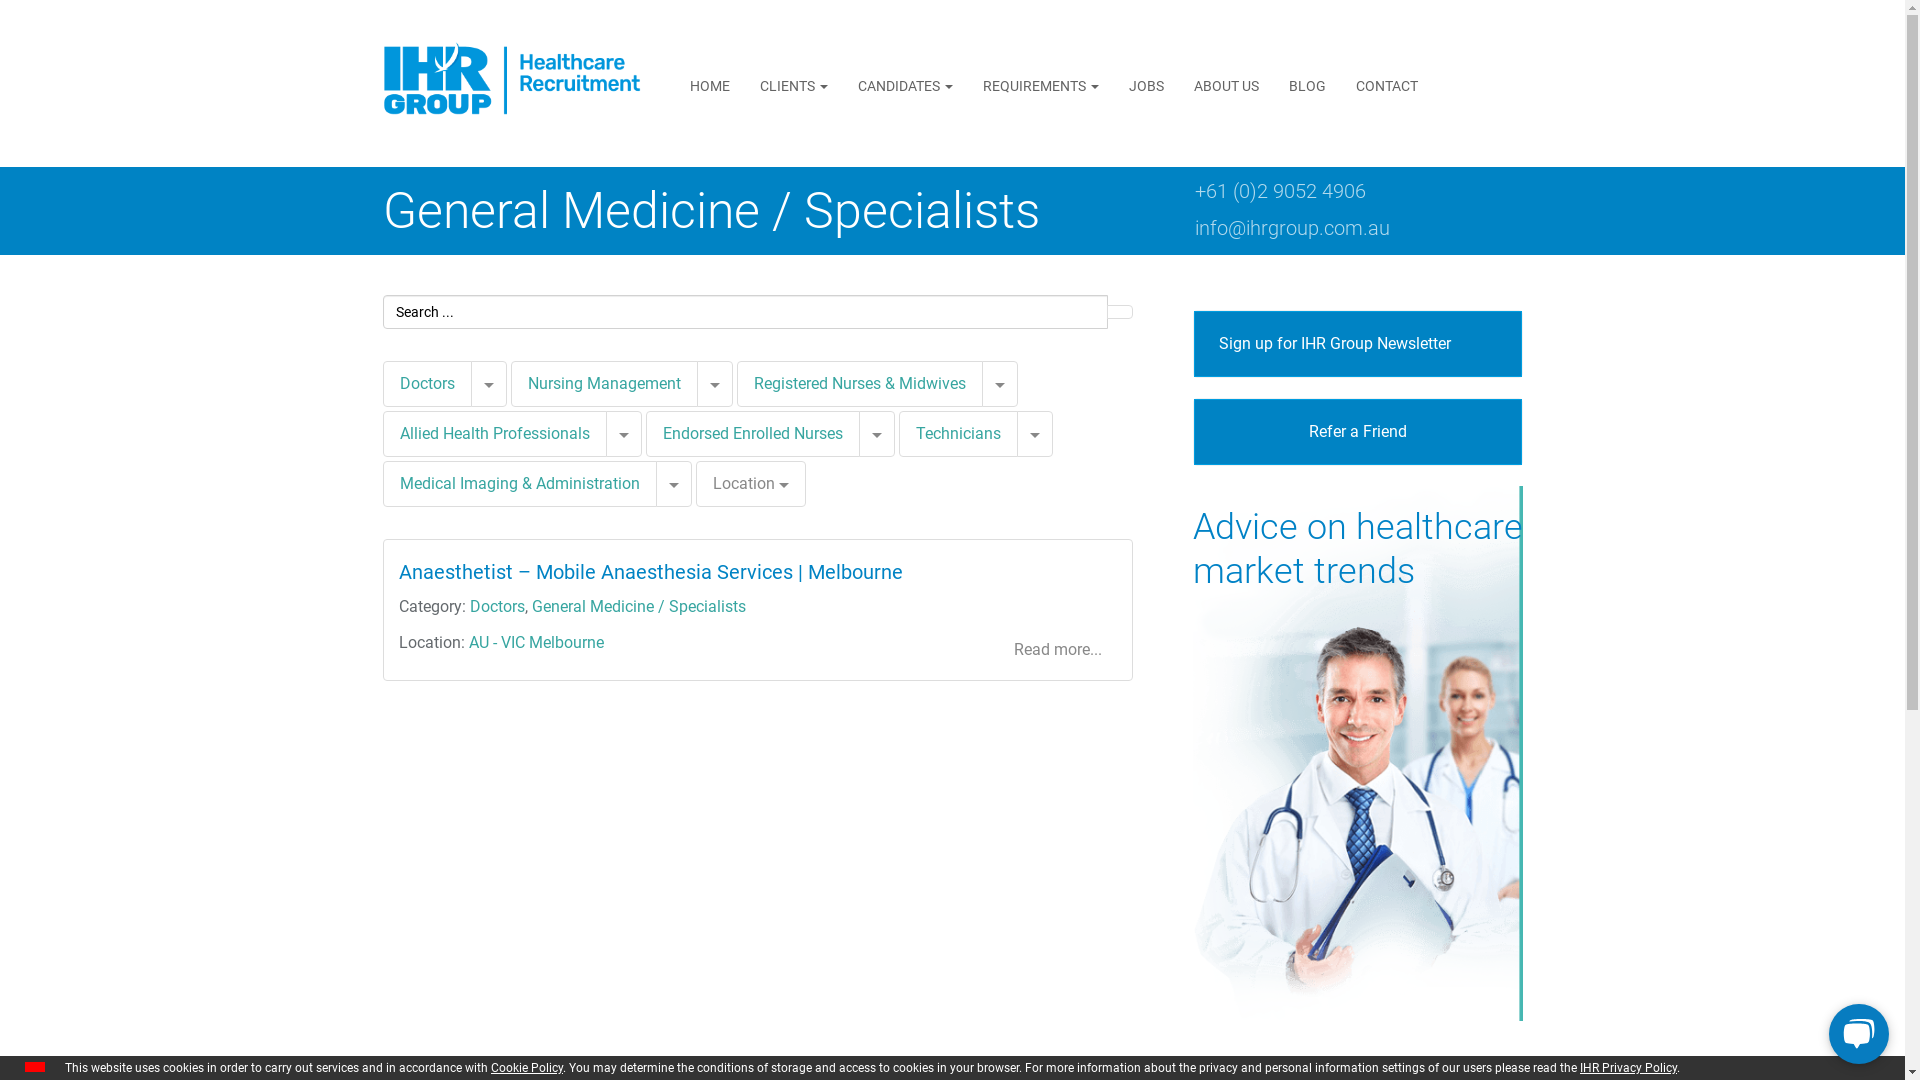 The width and height of the screenshot is (1920, 1080). What do you see at coordinates (519, 483) in the screenshot?
I see `'Medical Imaging & Administration'` at bounding box center [519, 483].